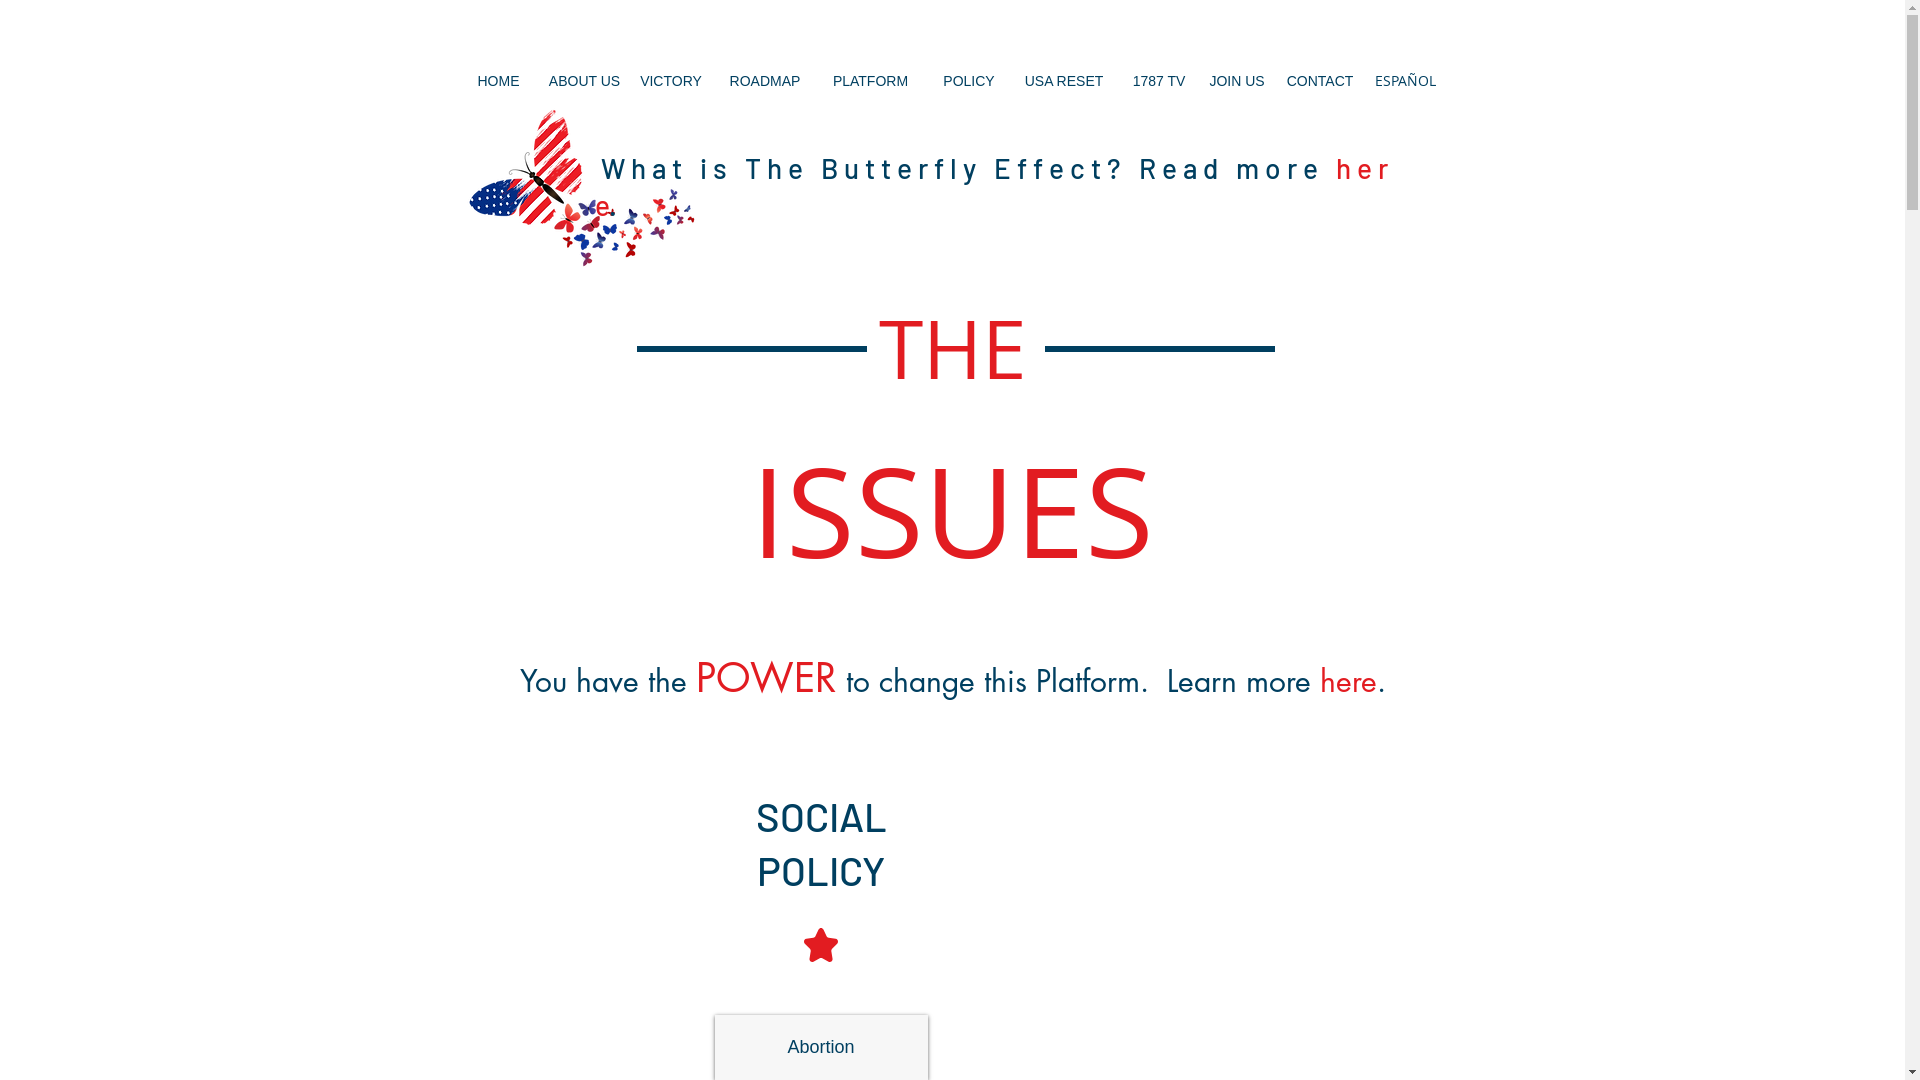 This screenshot has width=1920, height=1080. What do you see at coordinates (696, 680) in the screenshot?
I see `'POWER'` at bounding box center [696, 680].